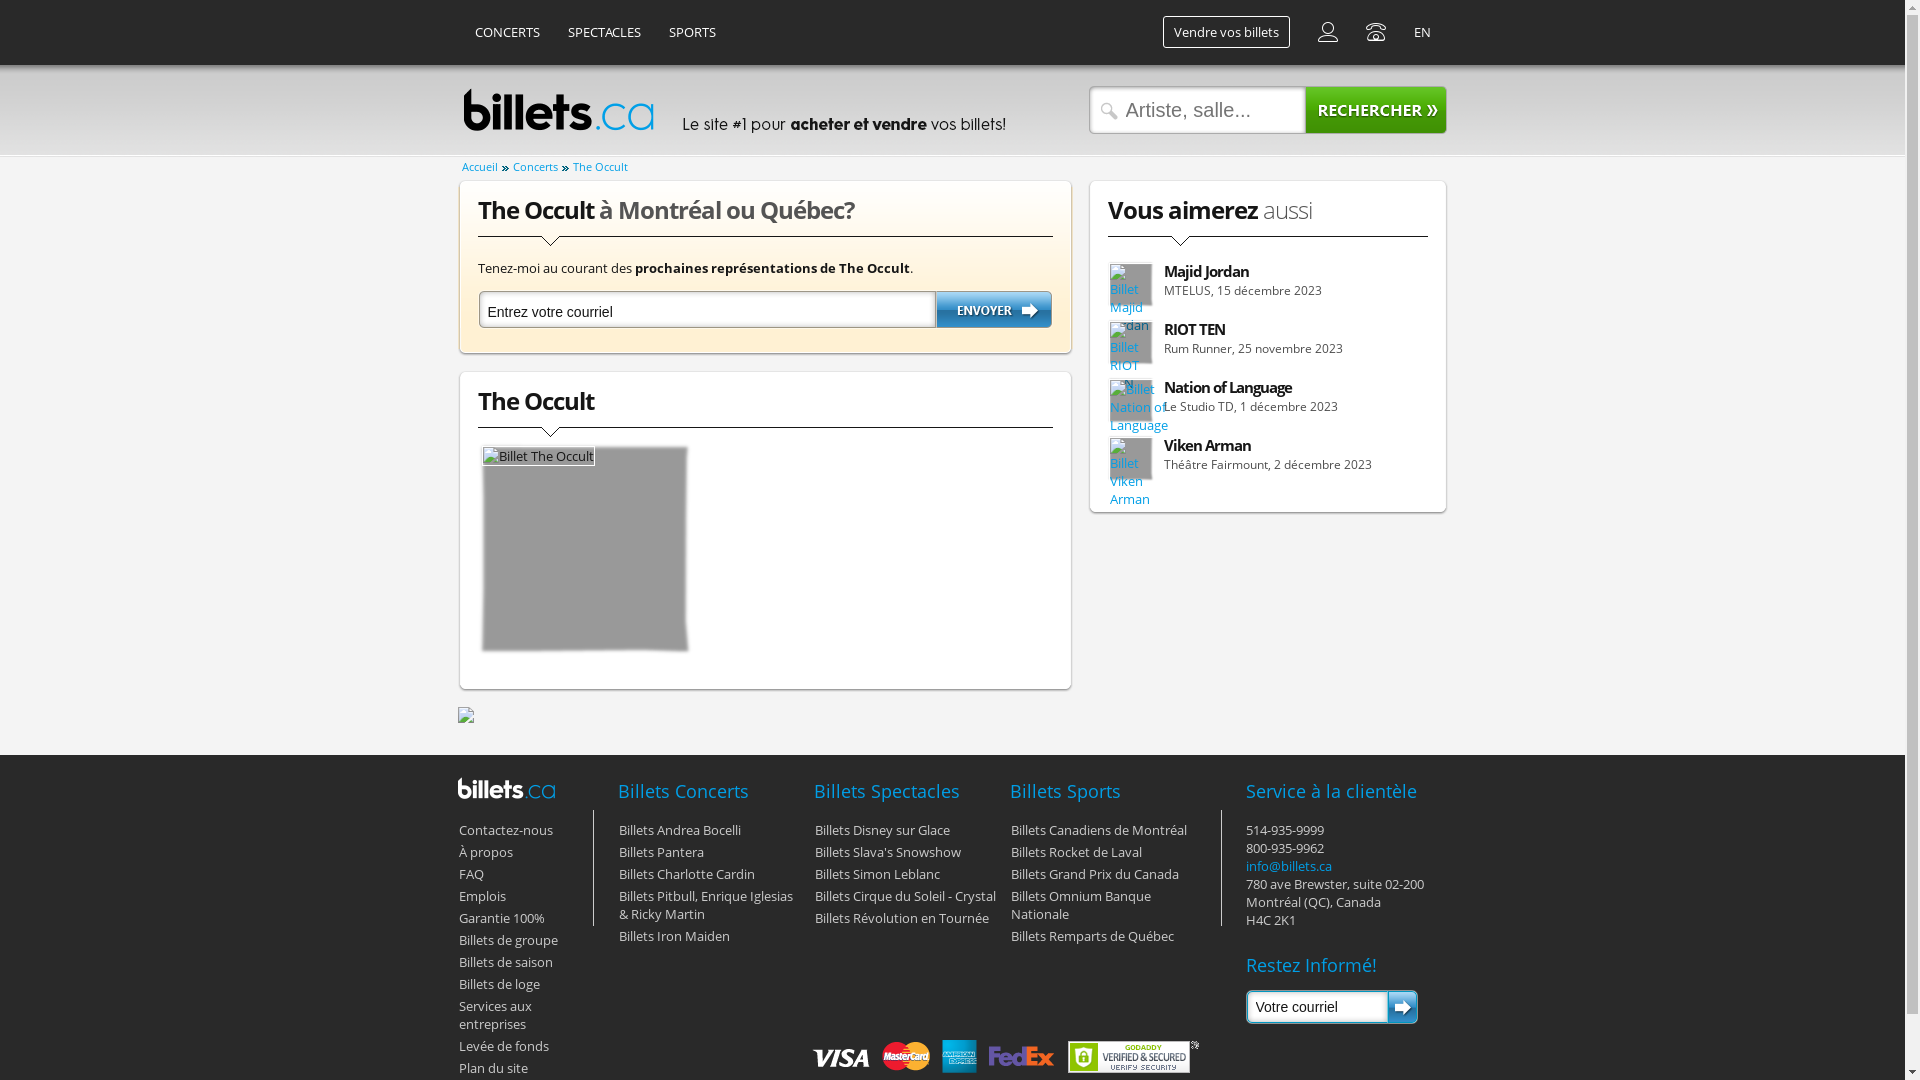  I want to click on 'Billets Simon Leblanc', so click(876, 873).